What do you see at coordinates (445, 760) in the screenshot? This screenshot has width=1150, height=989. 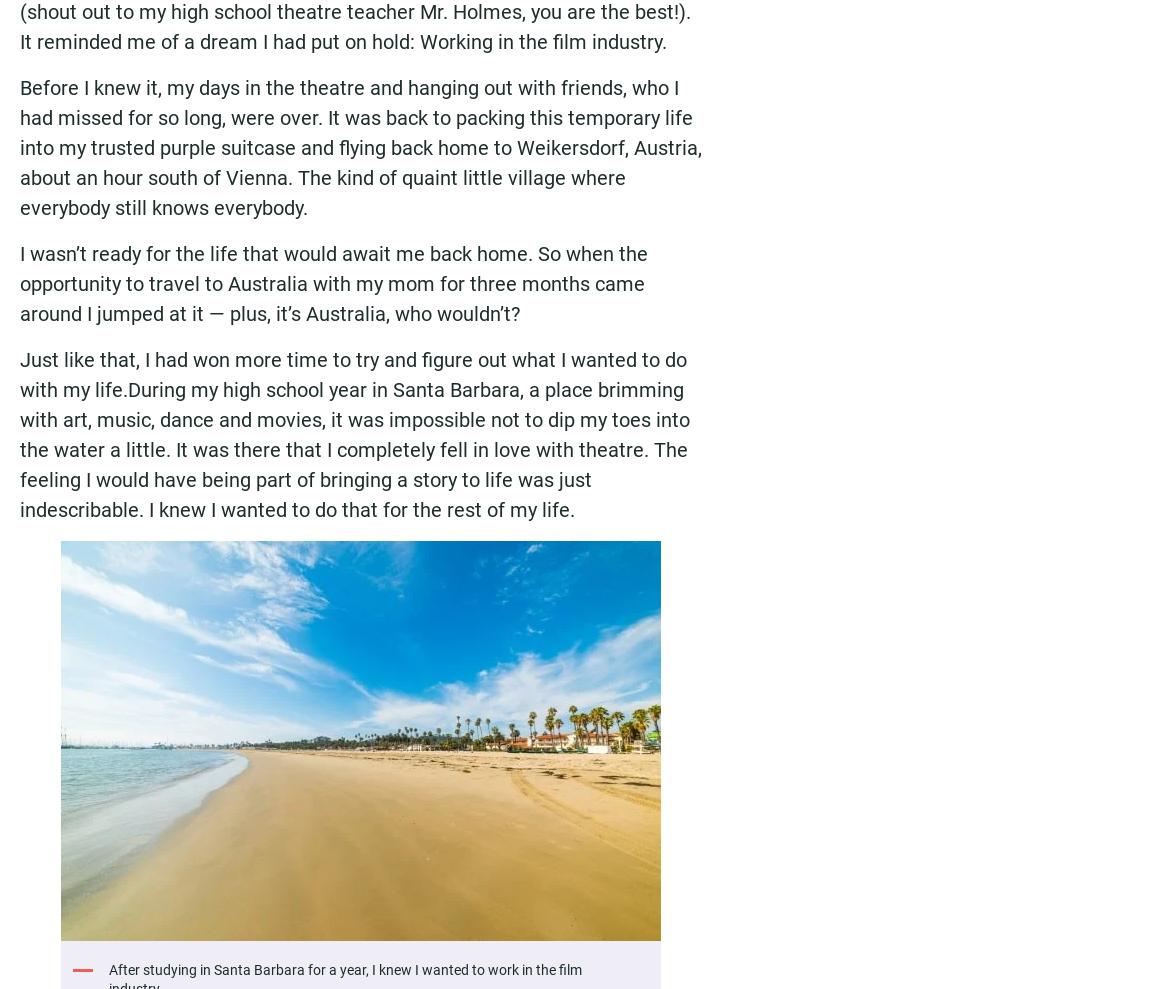 I see `'Stay informed'` at bounding box center [445, 760].